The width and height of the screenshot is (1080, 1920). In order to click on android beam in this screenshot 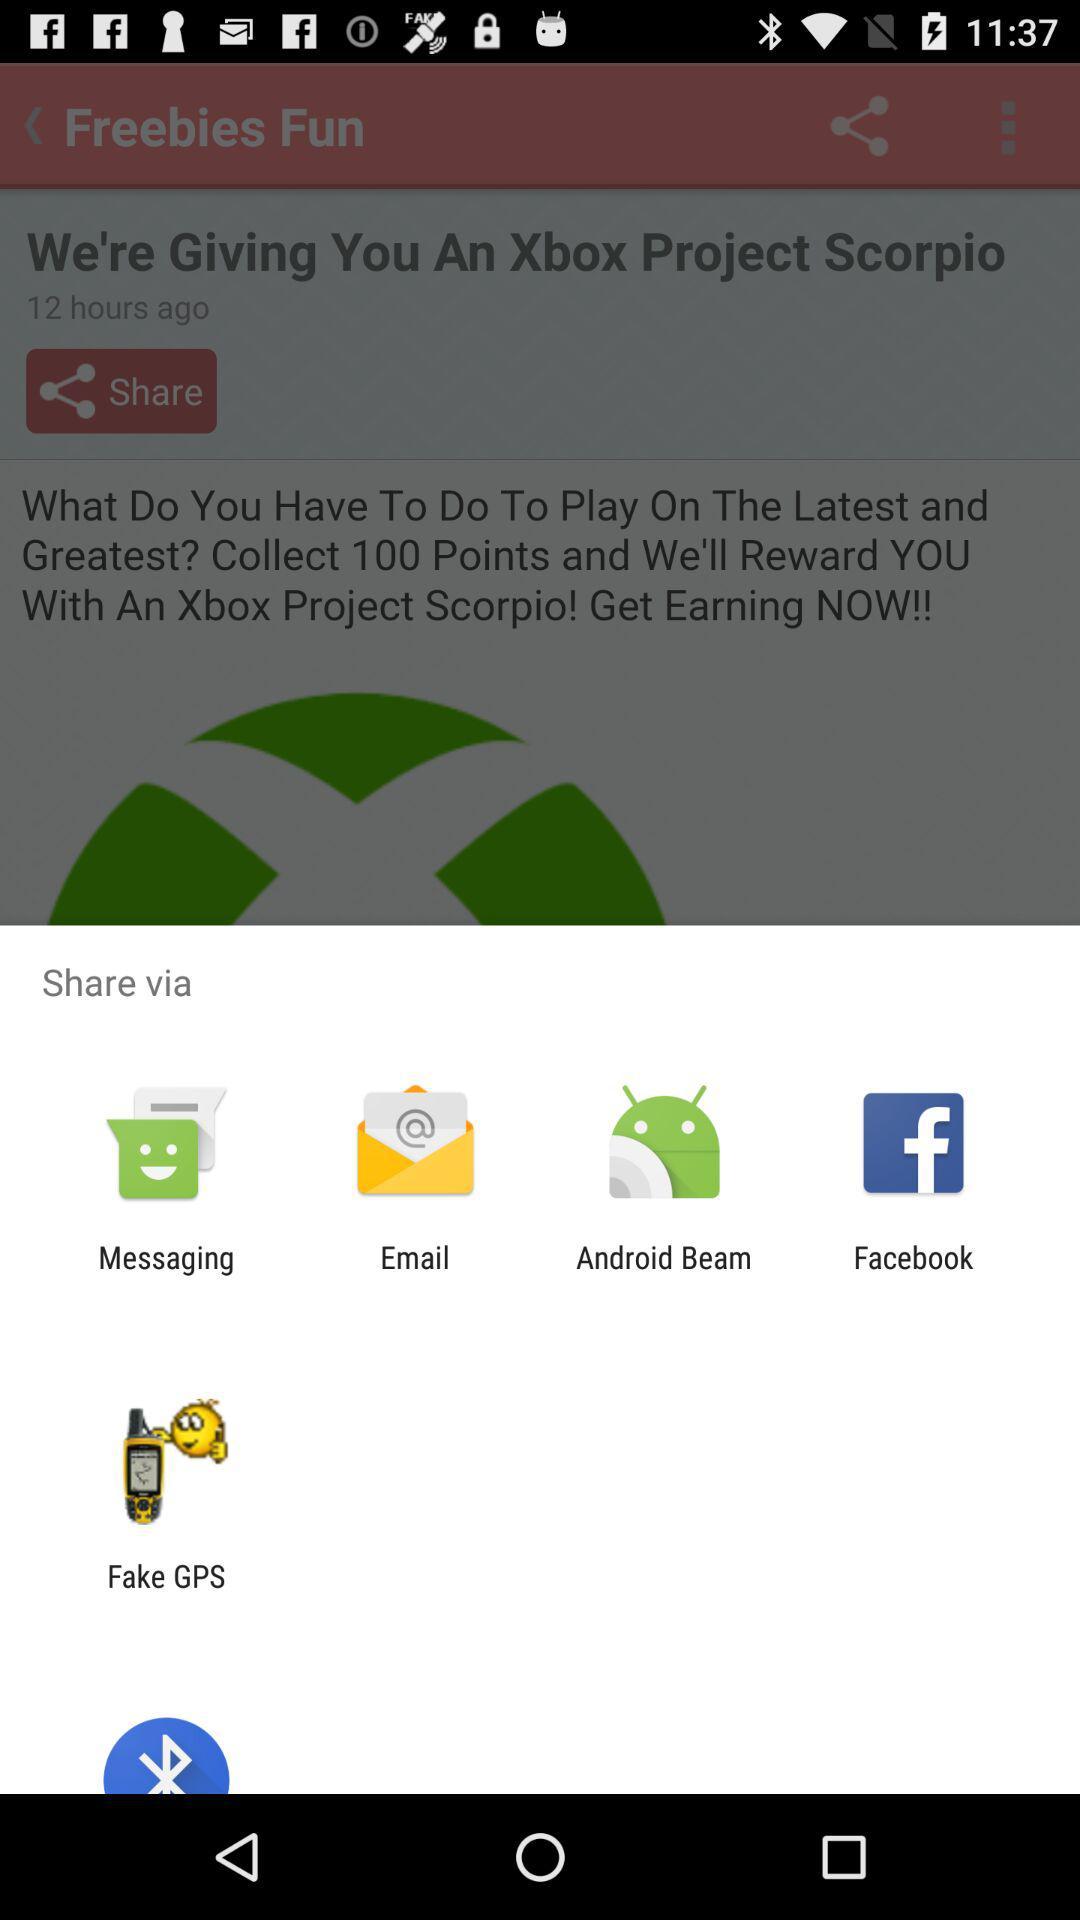, I will do `click(664, 1274)`.